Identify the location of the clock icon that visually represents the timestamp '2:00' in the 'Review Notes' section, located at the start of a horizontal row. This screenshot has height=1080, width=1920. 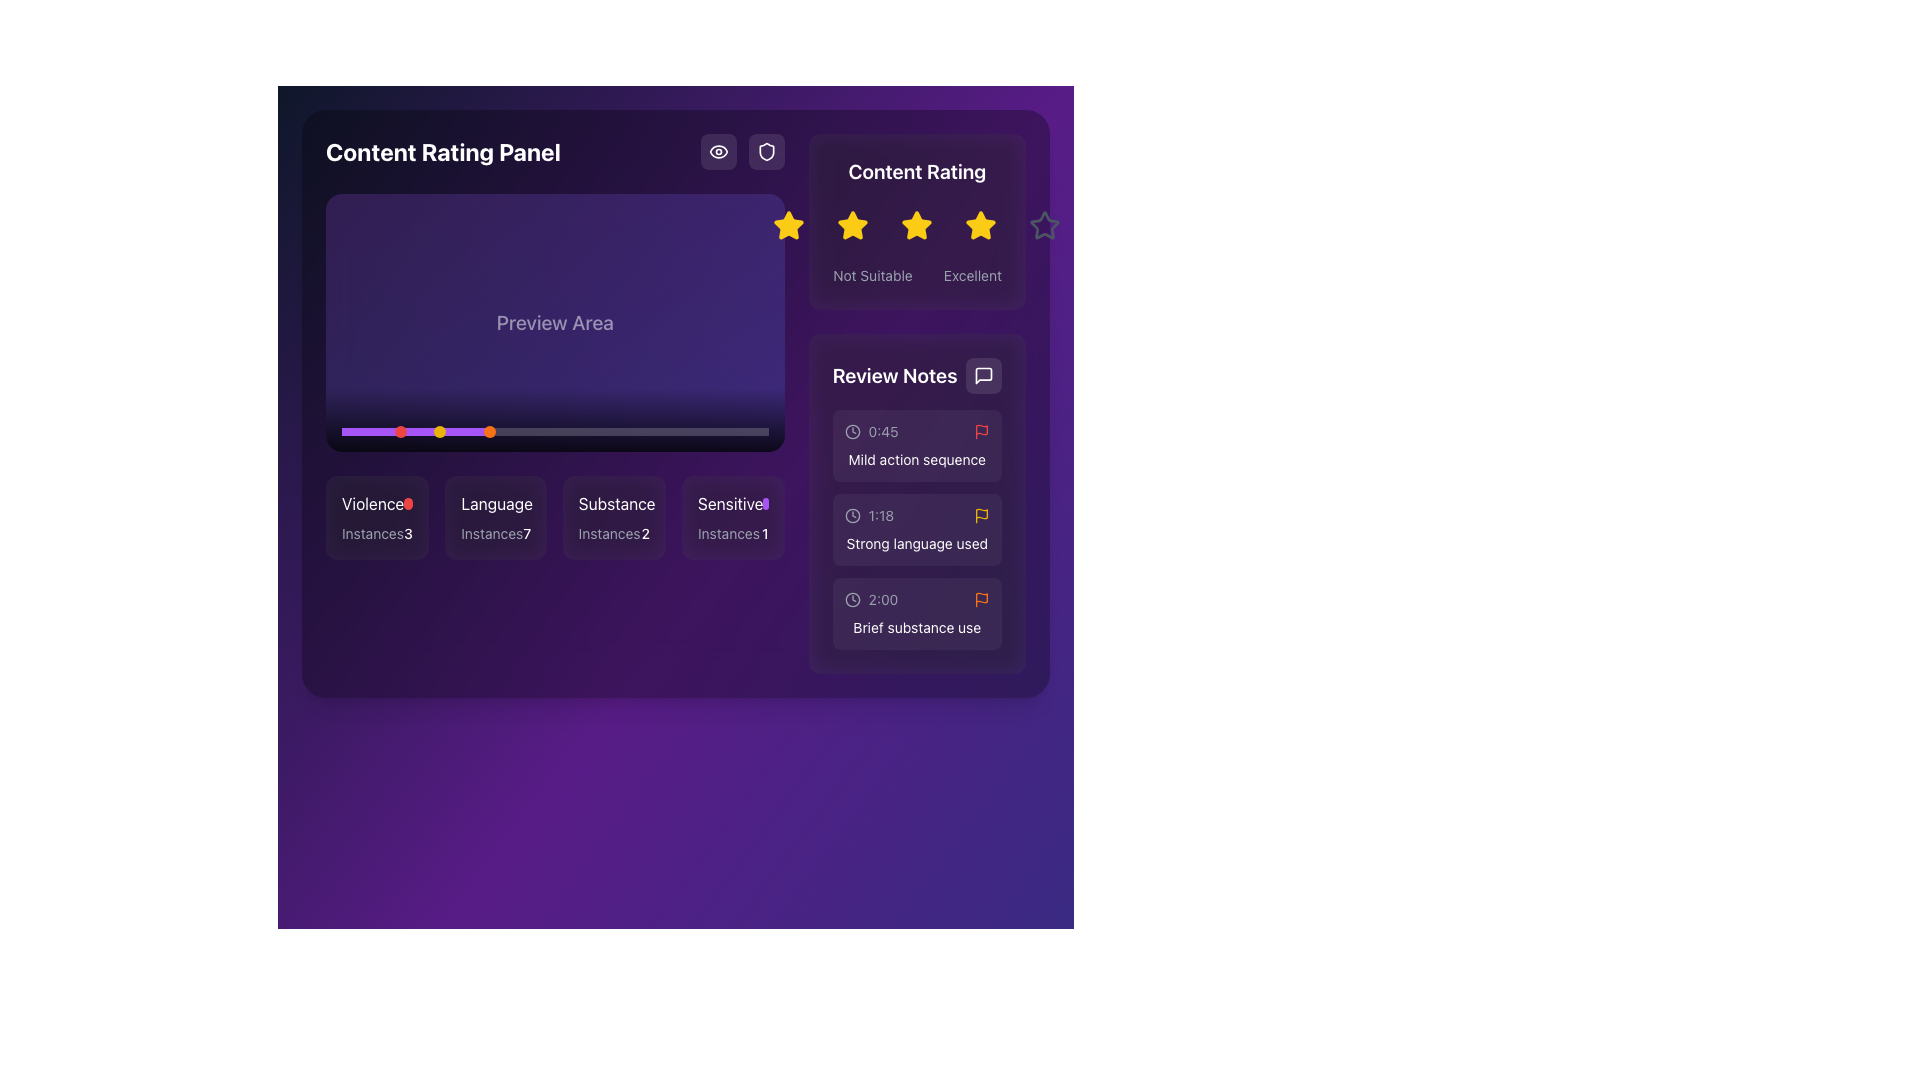
(852, 599).